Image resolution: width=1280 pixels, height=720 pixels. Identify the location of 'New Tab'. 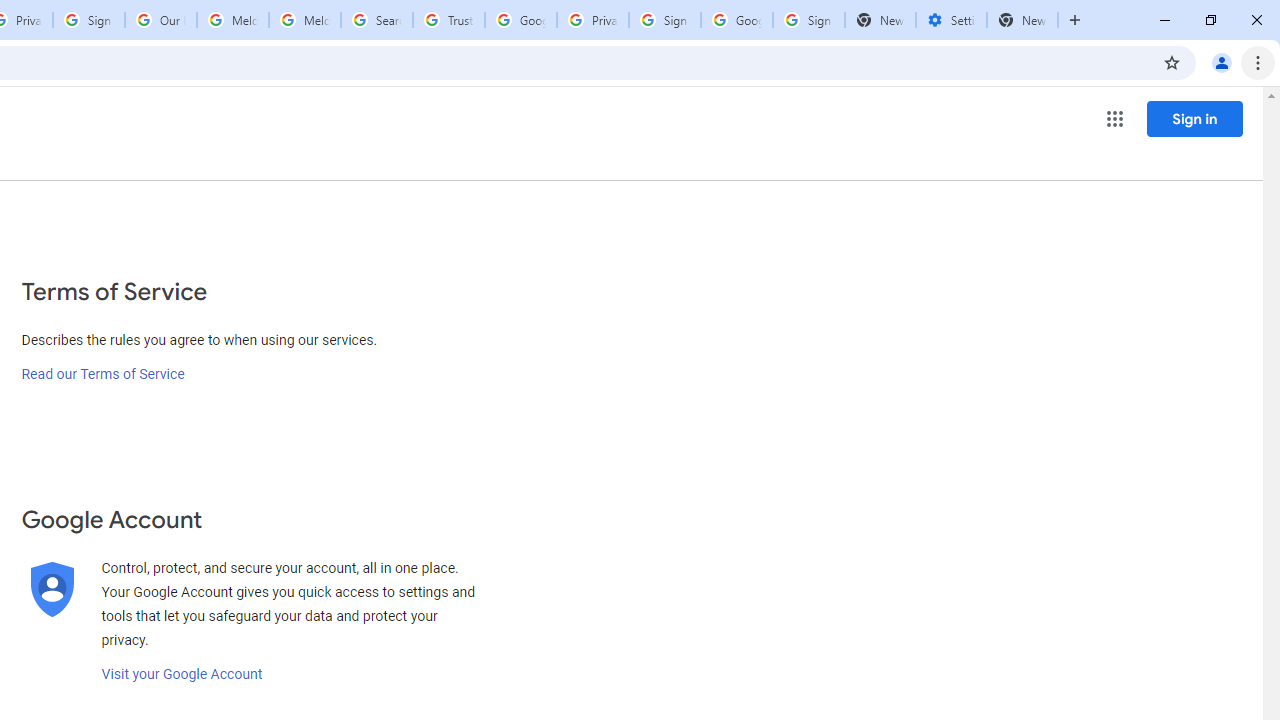
(1022, 20).